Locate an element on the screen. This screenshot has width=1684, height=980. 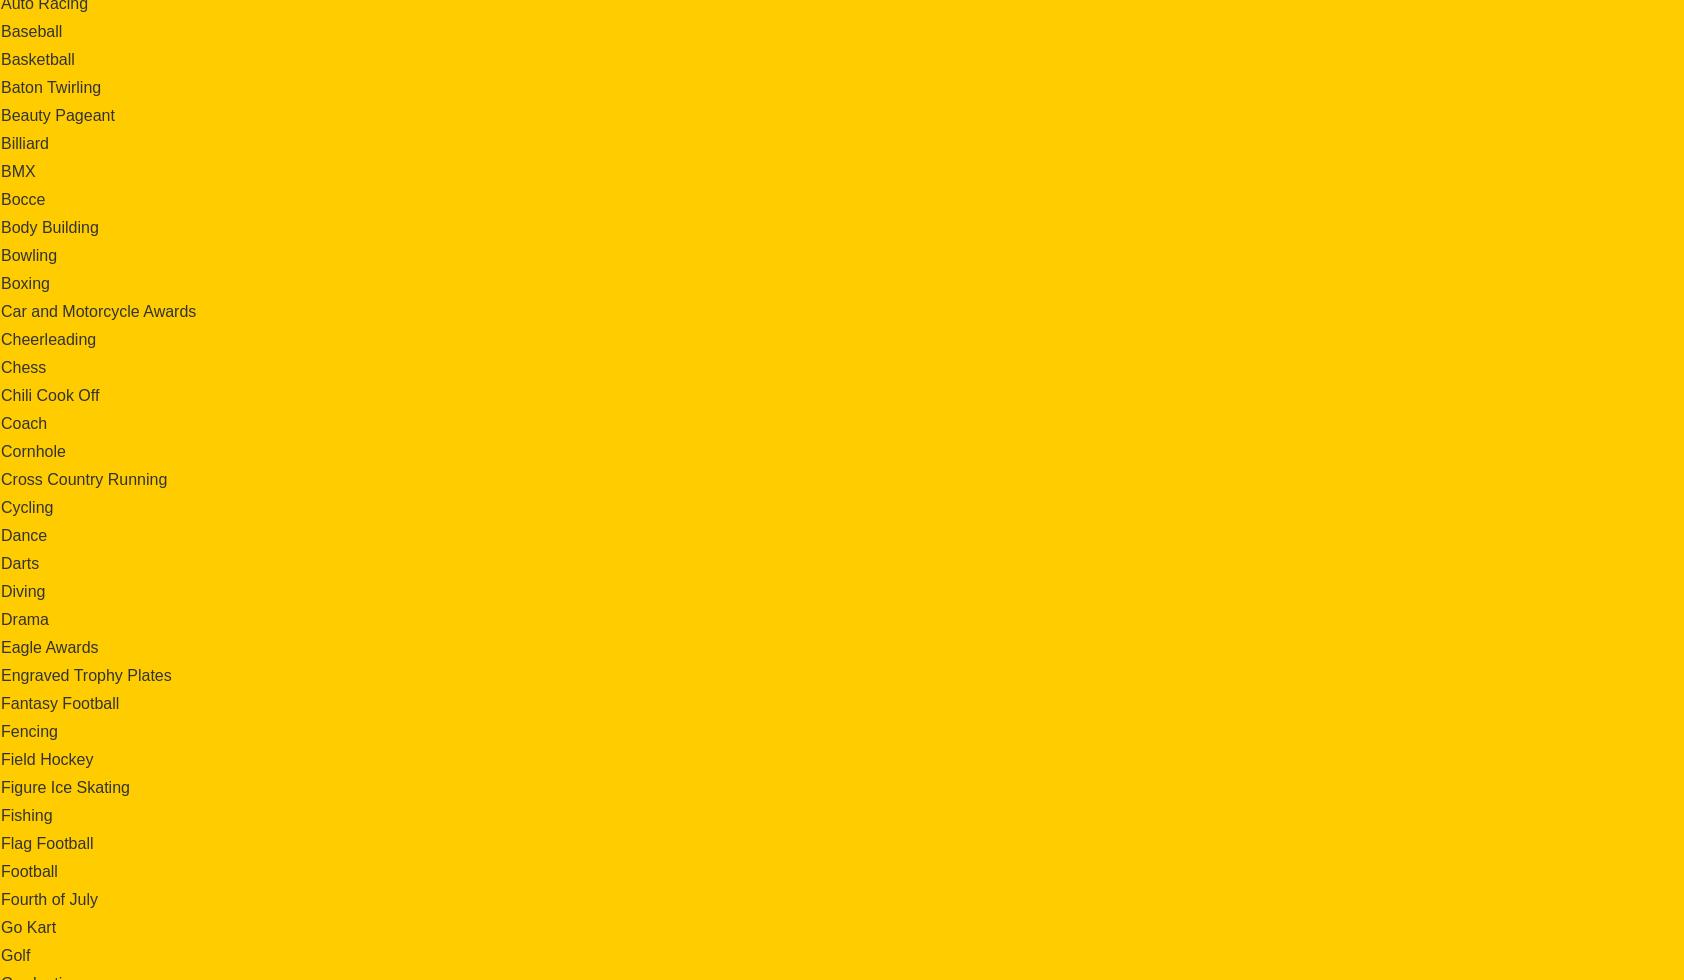
'Billiard' is located at coordinates (23, 142).